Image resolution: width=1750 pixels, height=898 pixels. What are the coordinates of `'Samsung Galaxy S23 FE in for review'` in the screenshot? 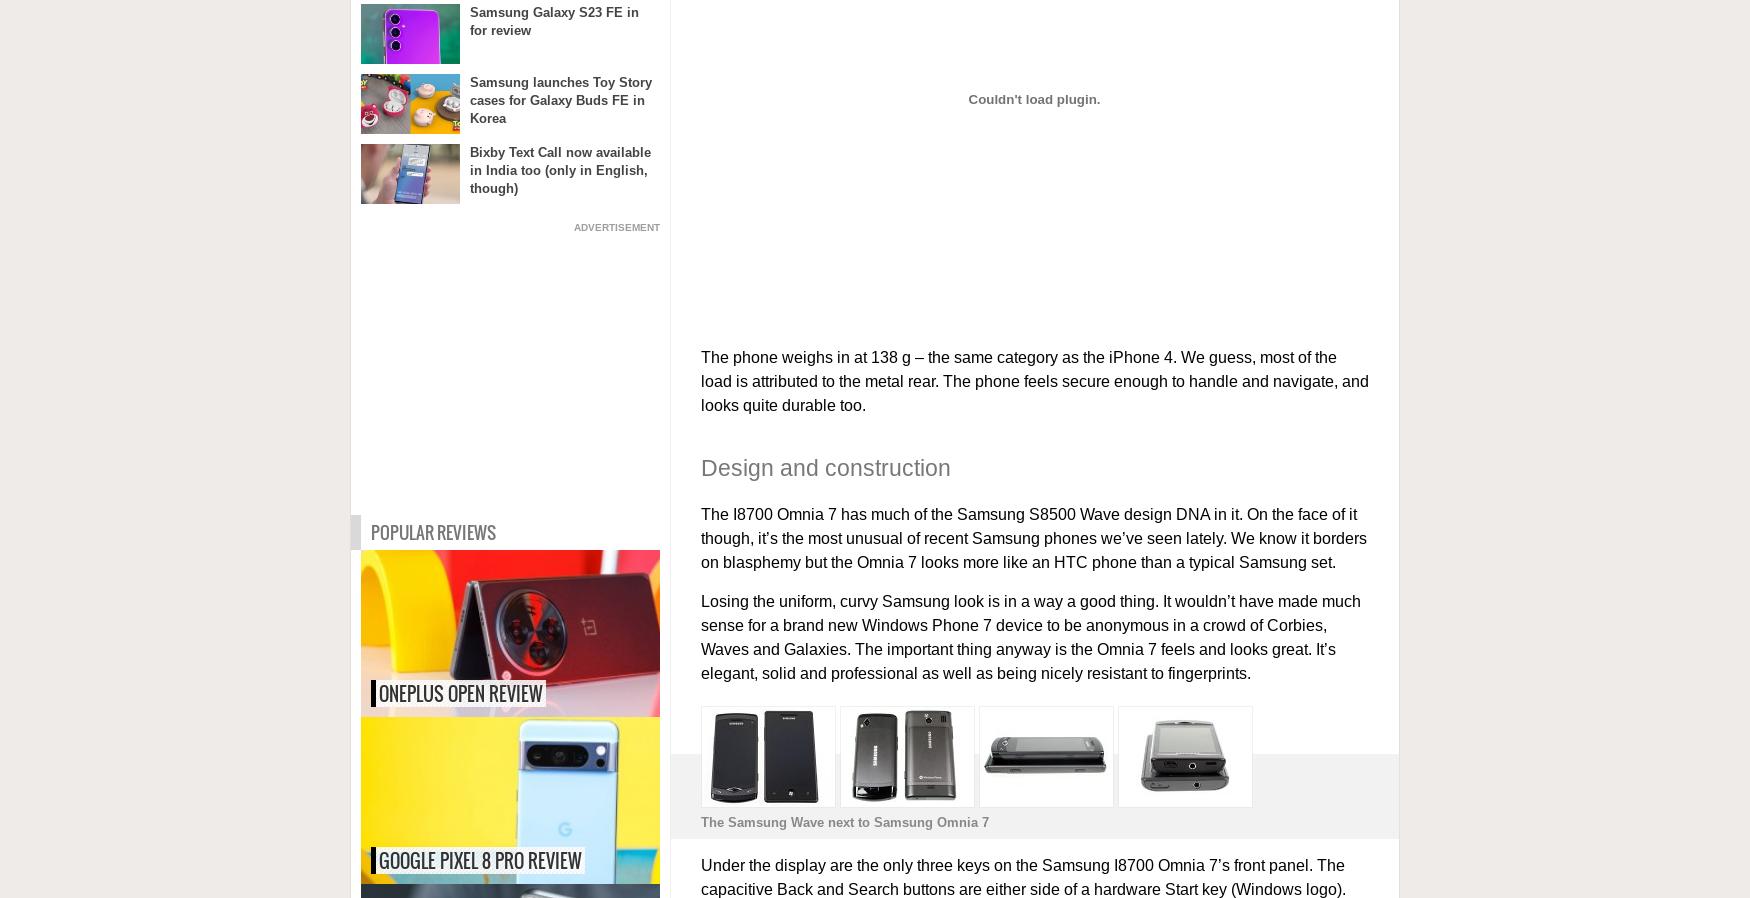 It's located at (552, 20).